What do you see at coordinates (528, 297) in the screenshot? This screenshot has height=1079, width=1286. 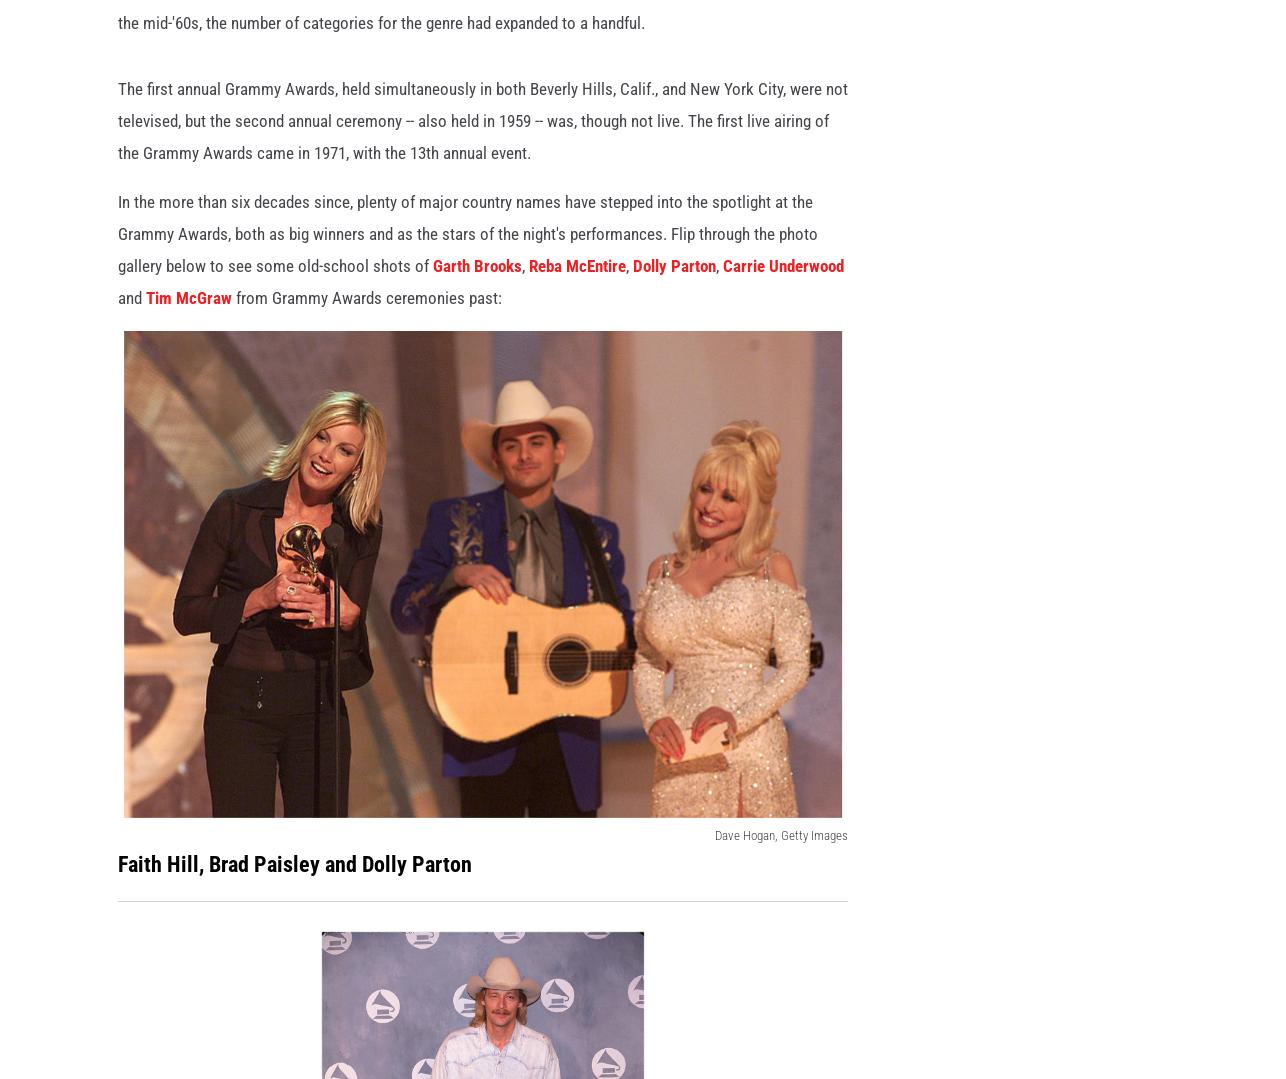 I see `'Reba McEntire'` at bounding box center [528, 297].